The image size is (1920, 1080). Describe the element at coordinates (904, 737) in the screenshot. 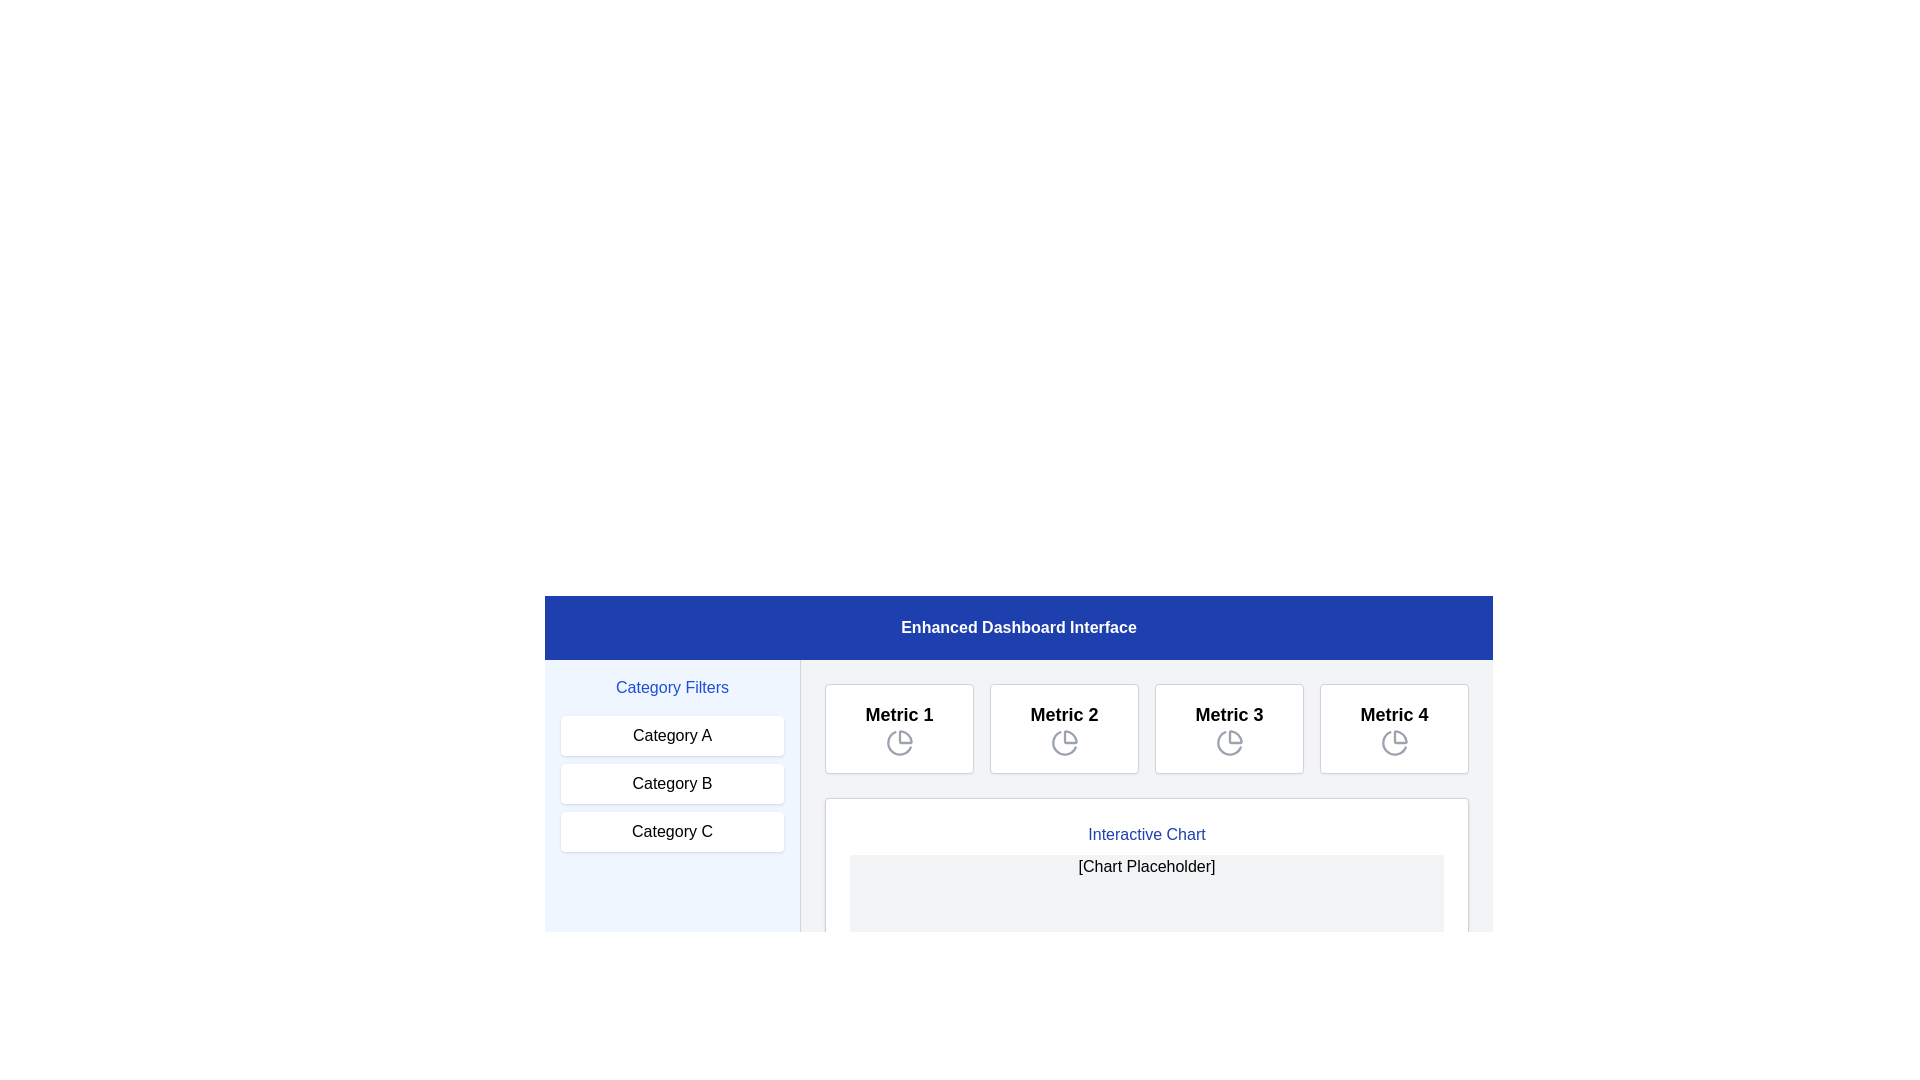

I see `the curved segment of the pie chart icon associated with 'Metric 1'` at that location.